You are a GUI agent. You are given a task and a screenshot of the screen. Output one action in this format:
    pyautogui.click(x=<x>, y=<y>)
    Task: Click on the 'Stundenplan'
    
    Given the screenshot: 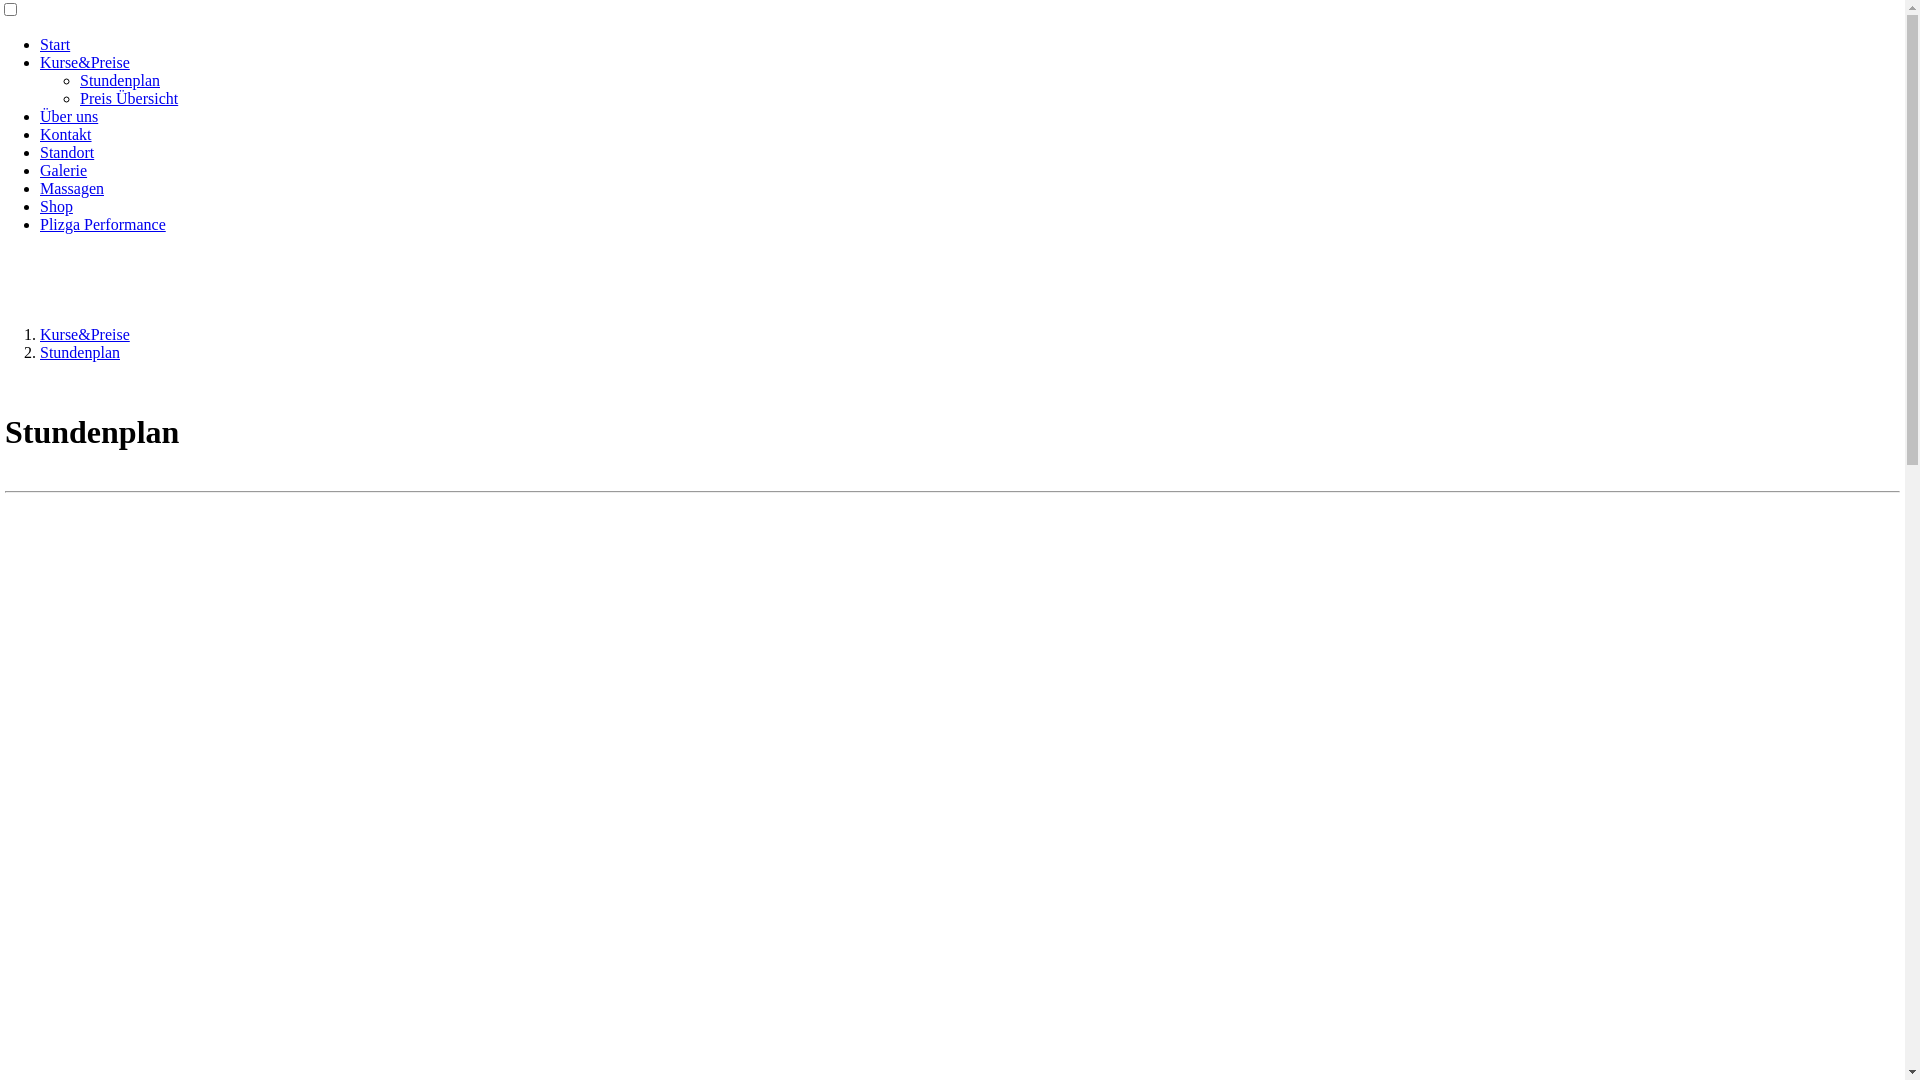 What is the action you would take?
    pyautogui.click(x=119, y=79)
    